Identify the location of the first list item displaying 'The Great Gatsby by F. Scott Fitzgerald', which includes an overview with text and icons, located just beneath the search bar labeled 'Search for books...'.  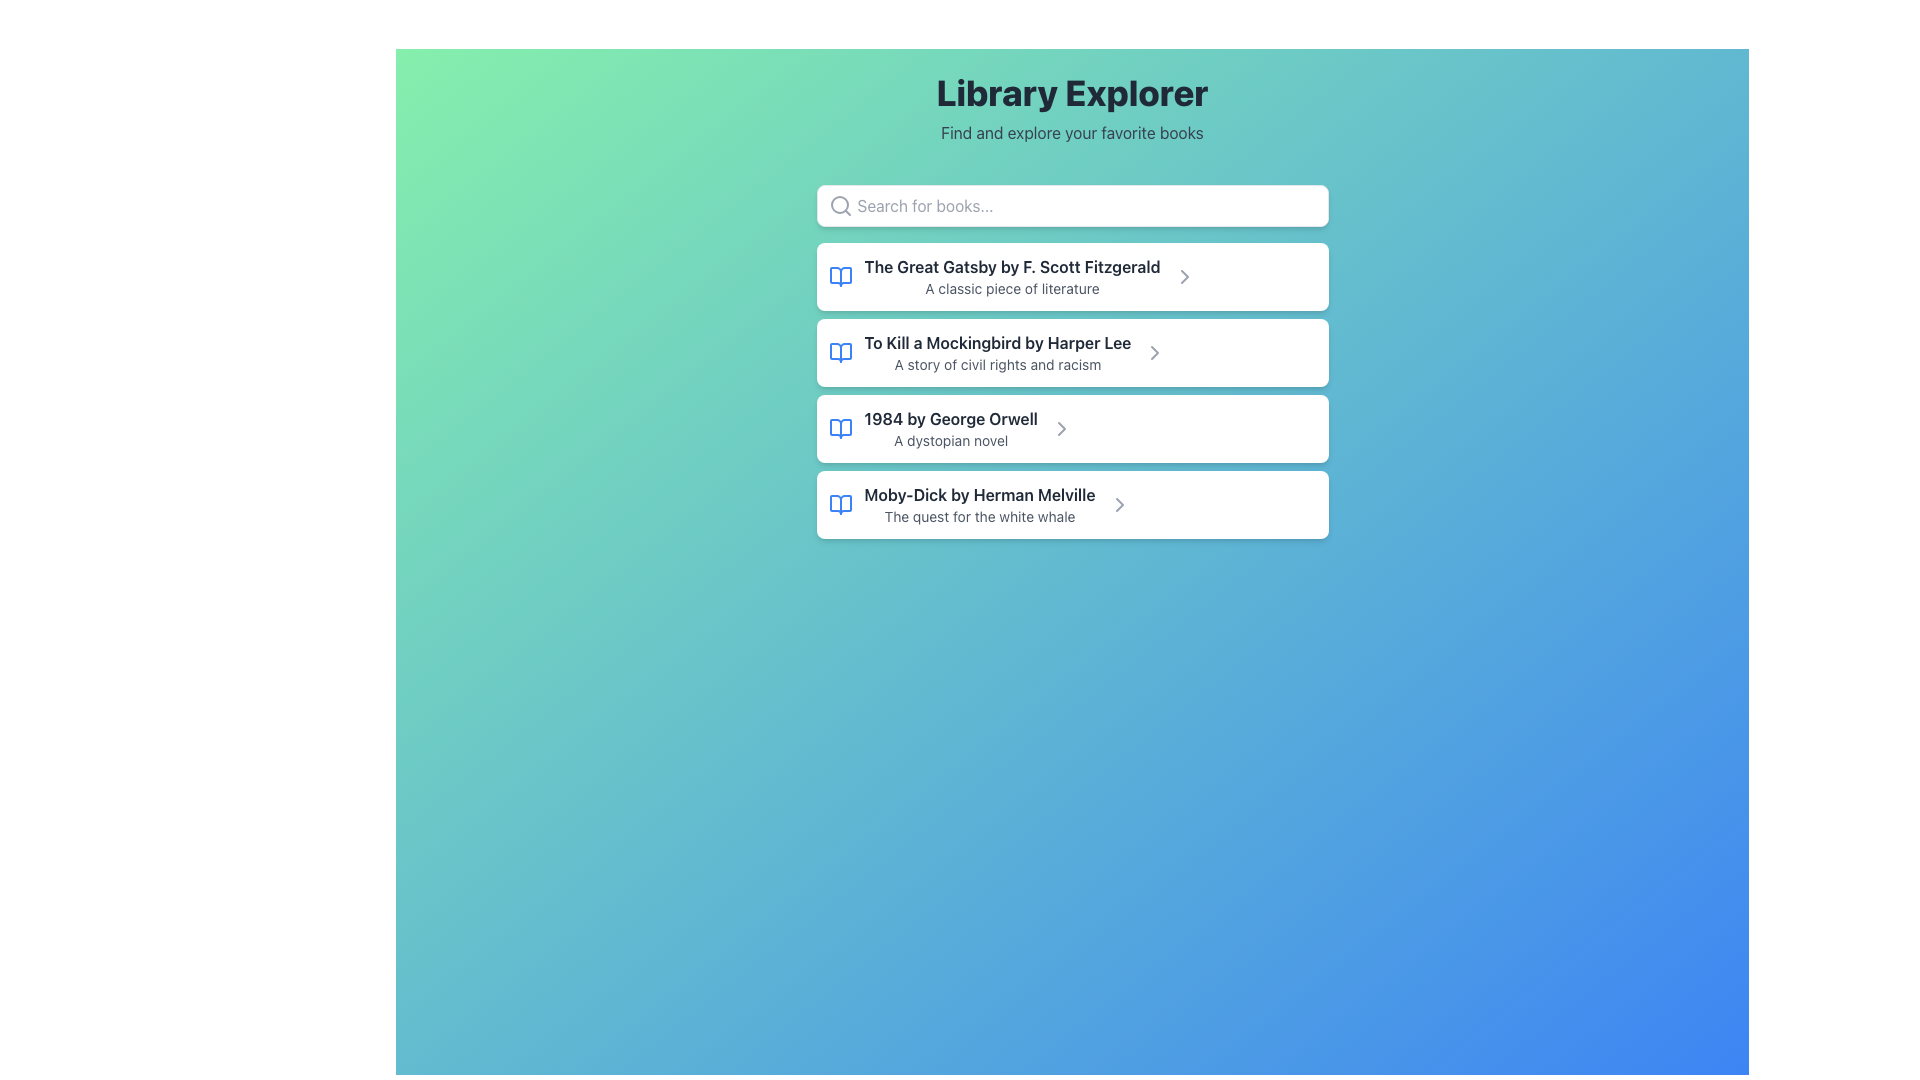
(1071, 277).